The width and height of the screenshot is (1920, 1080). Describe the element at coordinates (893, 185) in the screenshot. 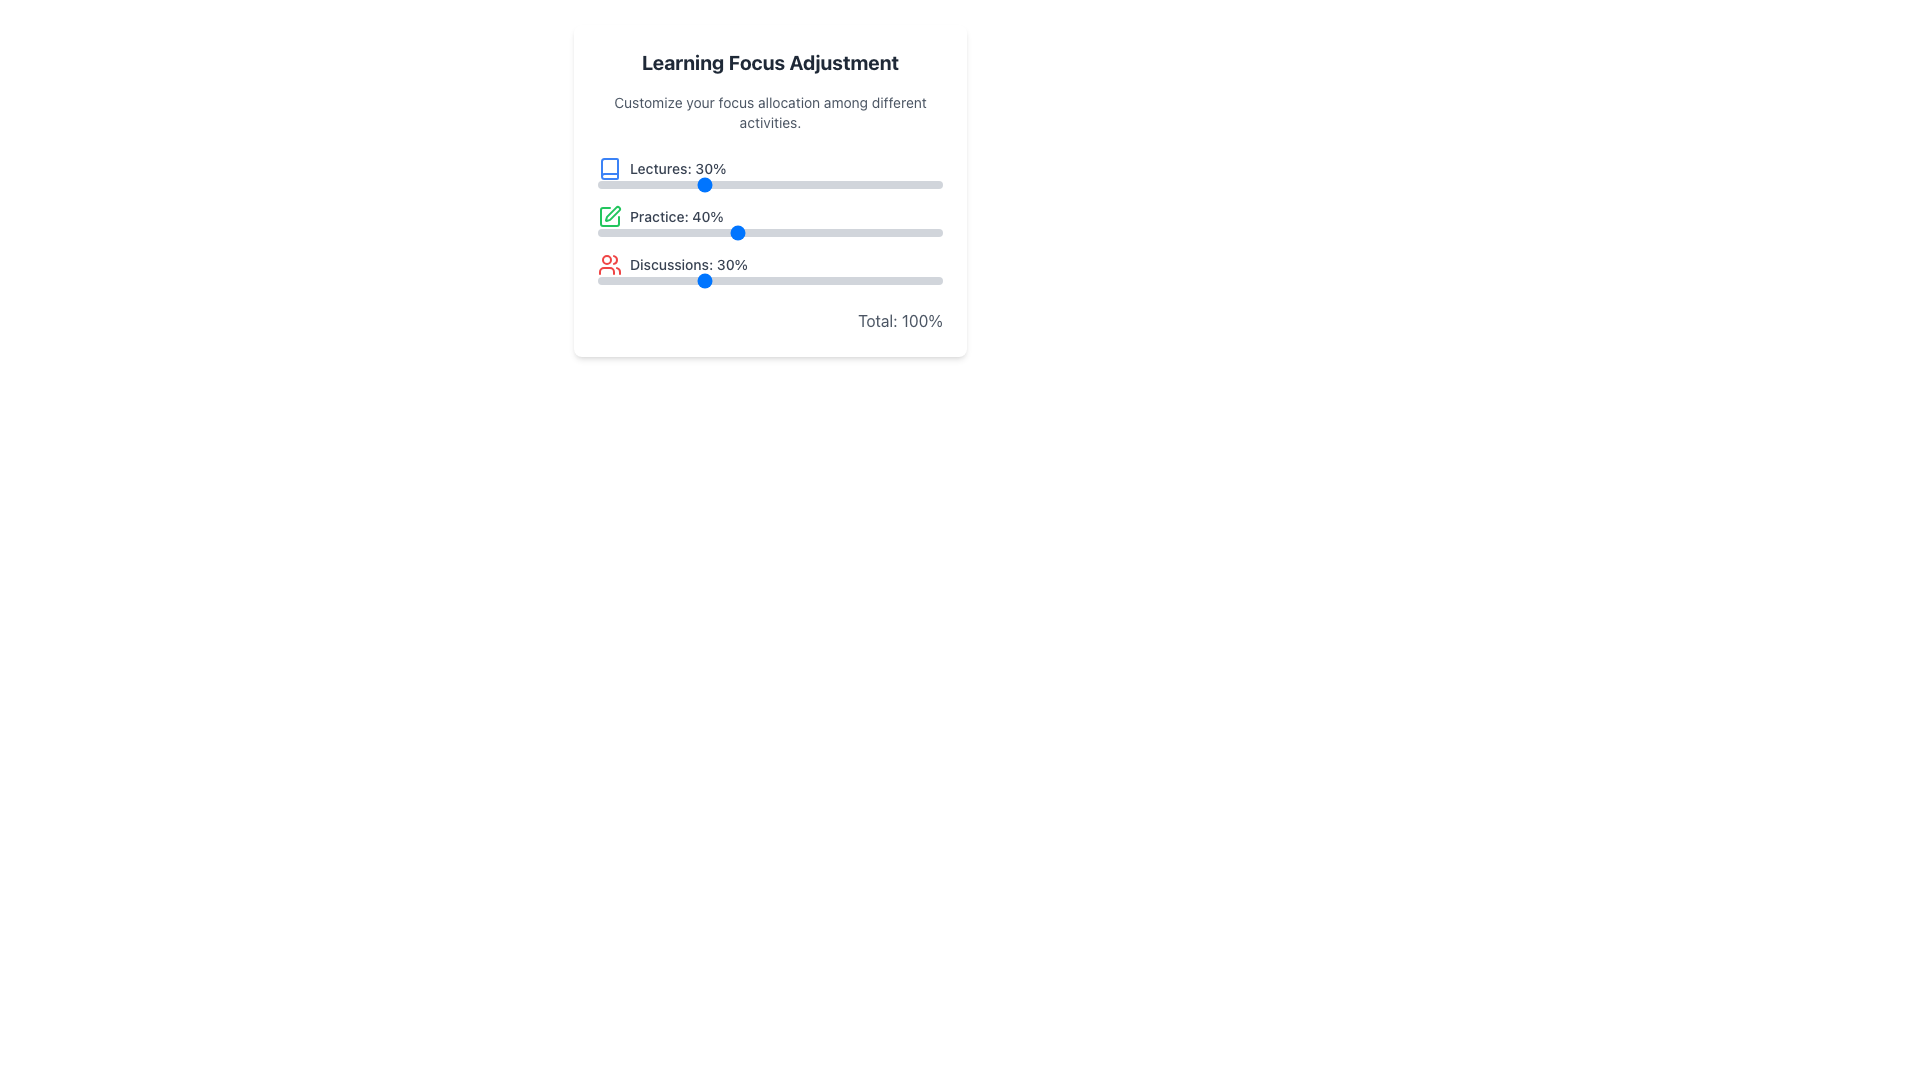

I see `the slider` at that location.